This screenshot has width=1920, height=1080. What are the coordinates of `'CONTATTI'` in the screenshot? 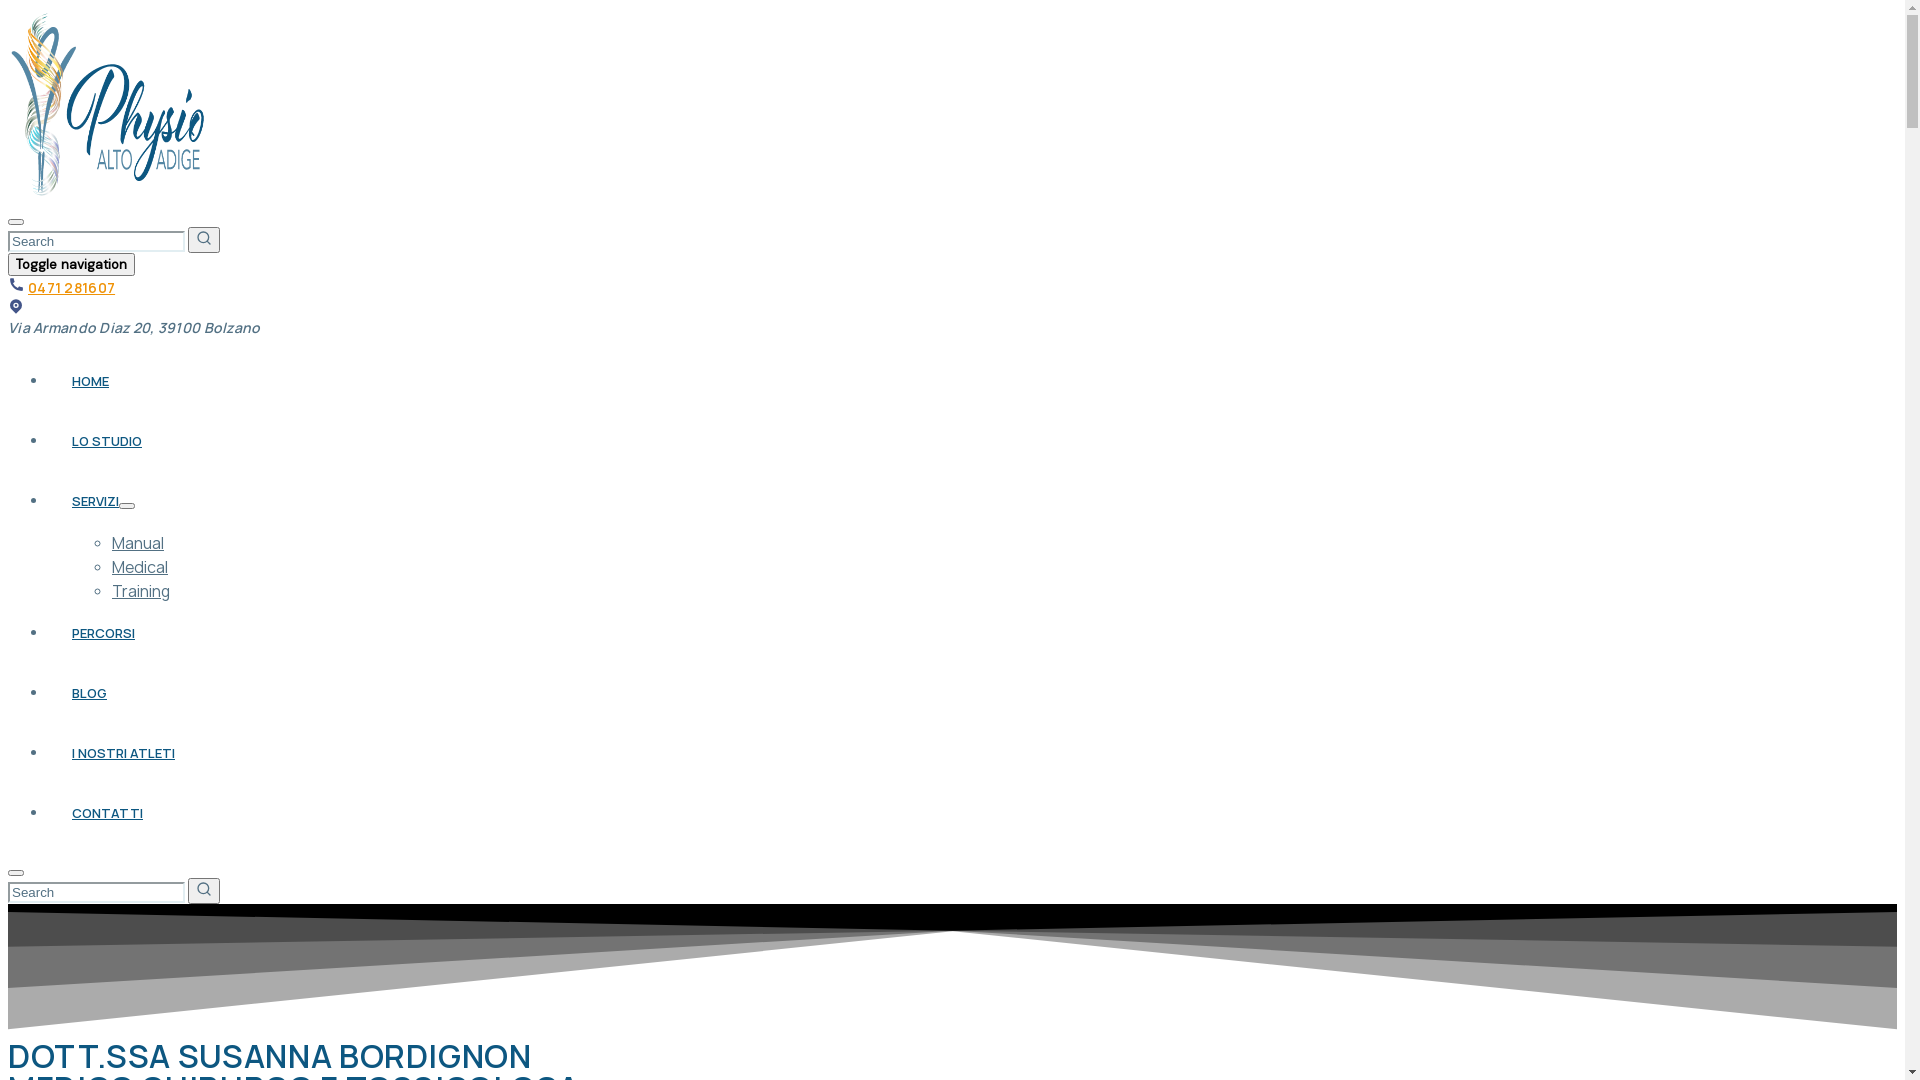 It's located at (106, 813).